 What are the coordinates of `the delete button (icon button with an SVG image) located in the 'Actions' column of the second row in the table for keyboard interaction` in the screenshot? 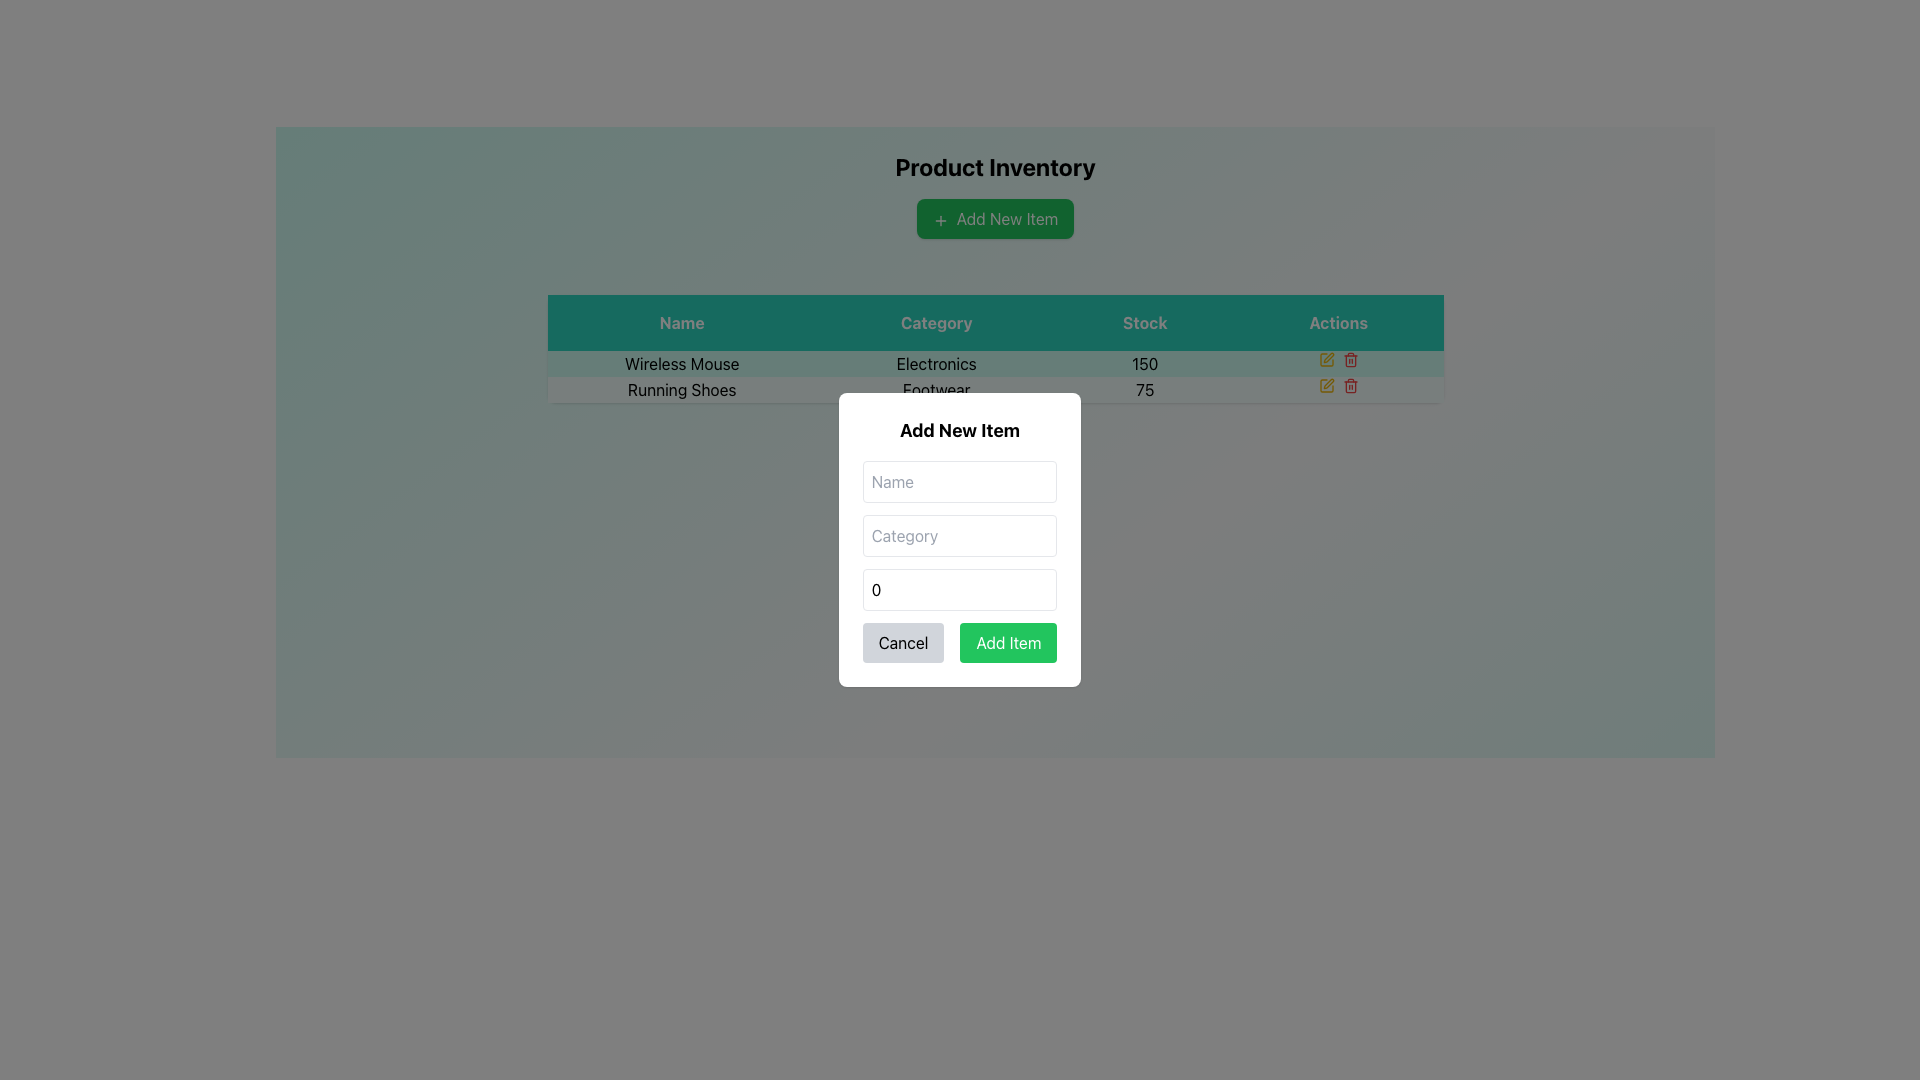 It's located at (1350, 385).